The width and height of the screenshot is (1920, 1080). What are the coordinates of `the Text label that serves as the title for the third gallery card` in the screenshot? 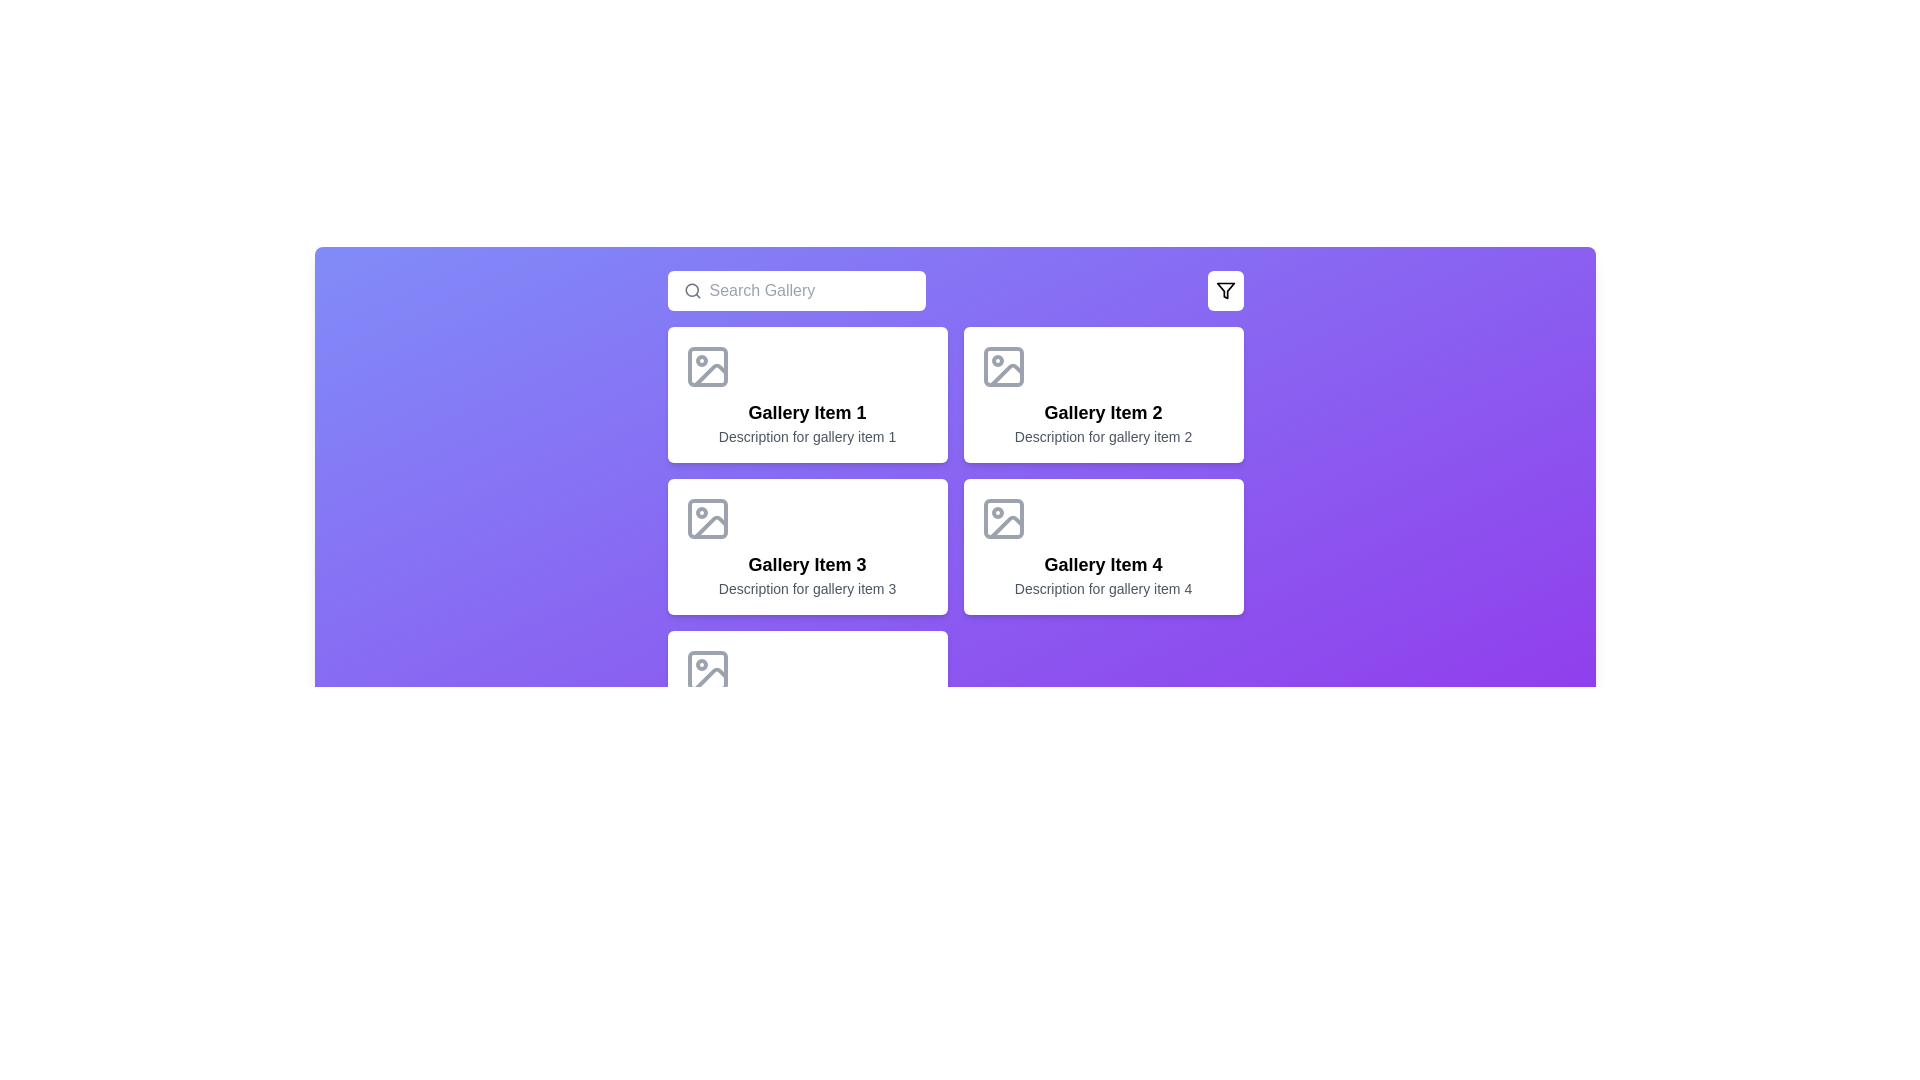 It's located at (807, 564).